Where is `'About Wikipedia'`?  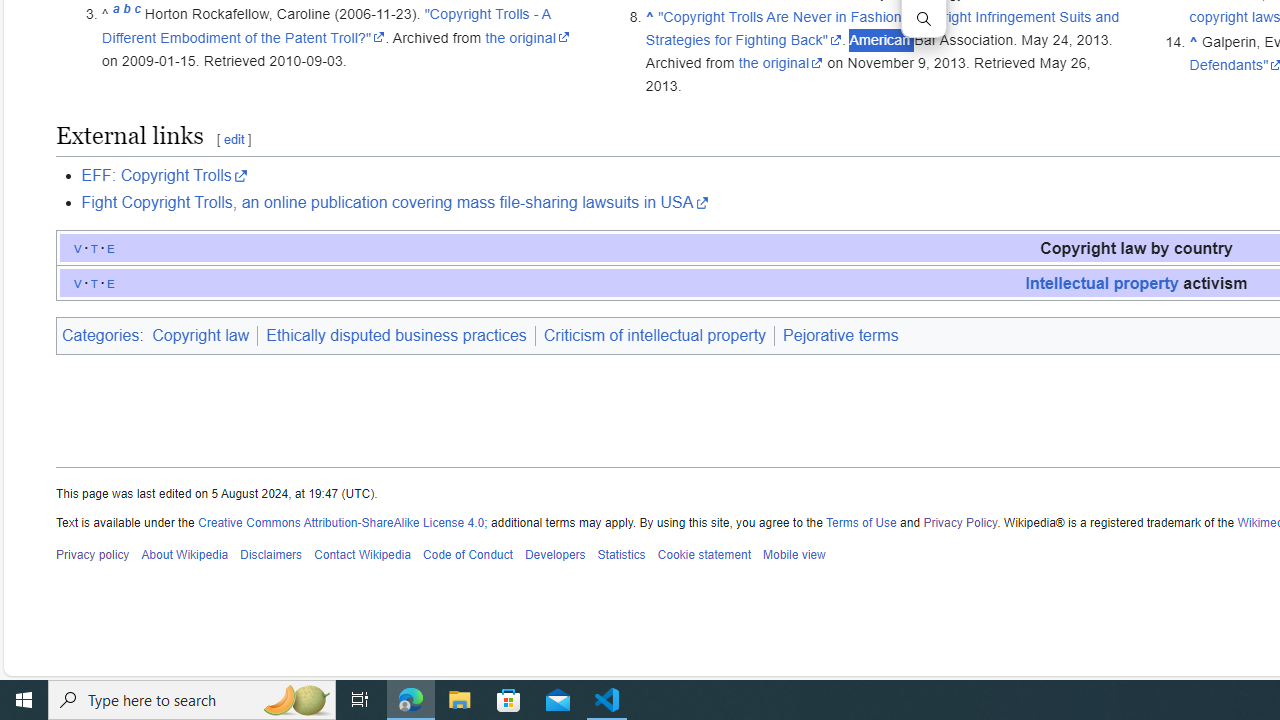 'About Wikipedia' is located at coordinates (184, 555).